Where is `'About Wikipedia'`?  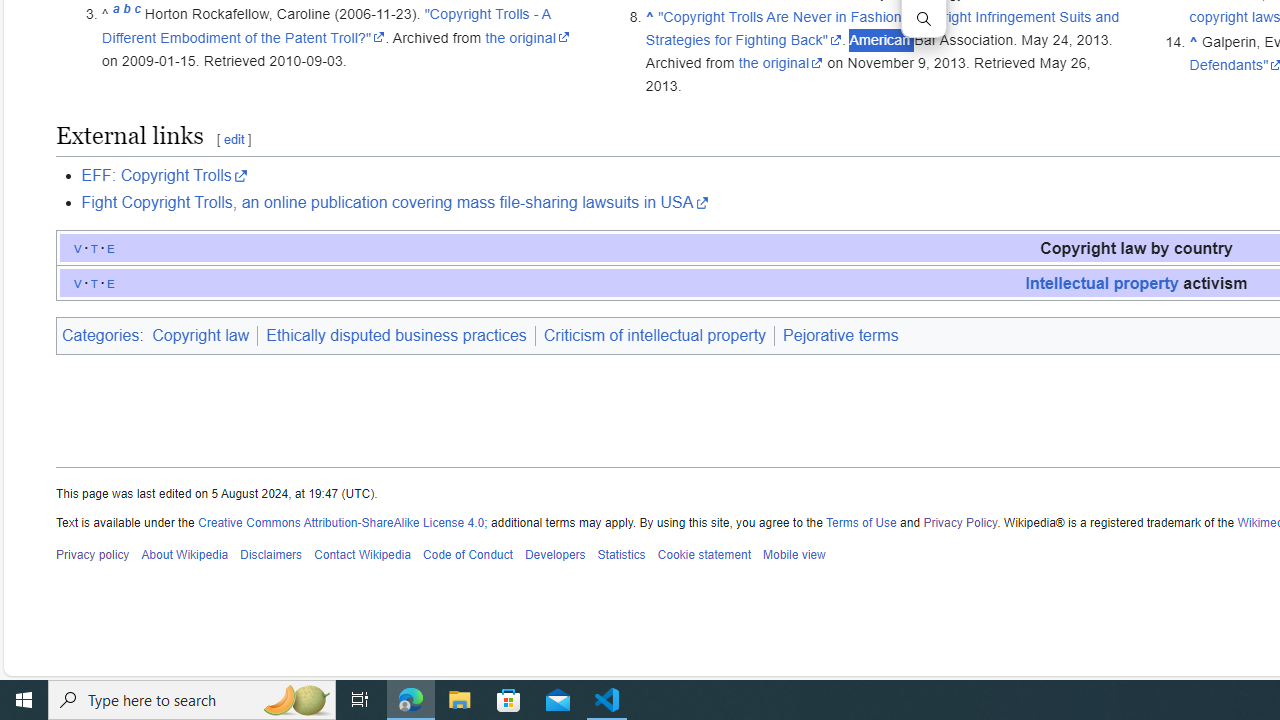 'About Wikipedia' is located at coordinates (184, 555).